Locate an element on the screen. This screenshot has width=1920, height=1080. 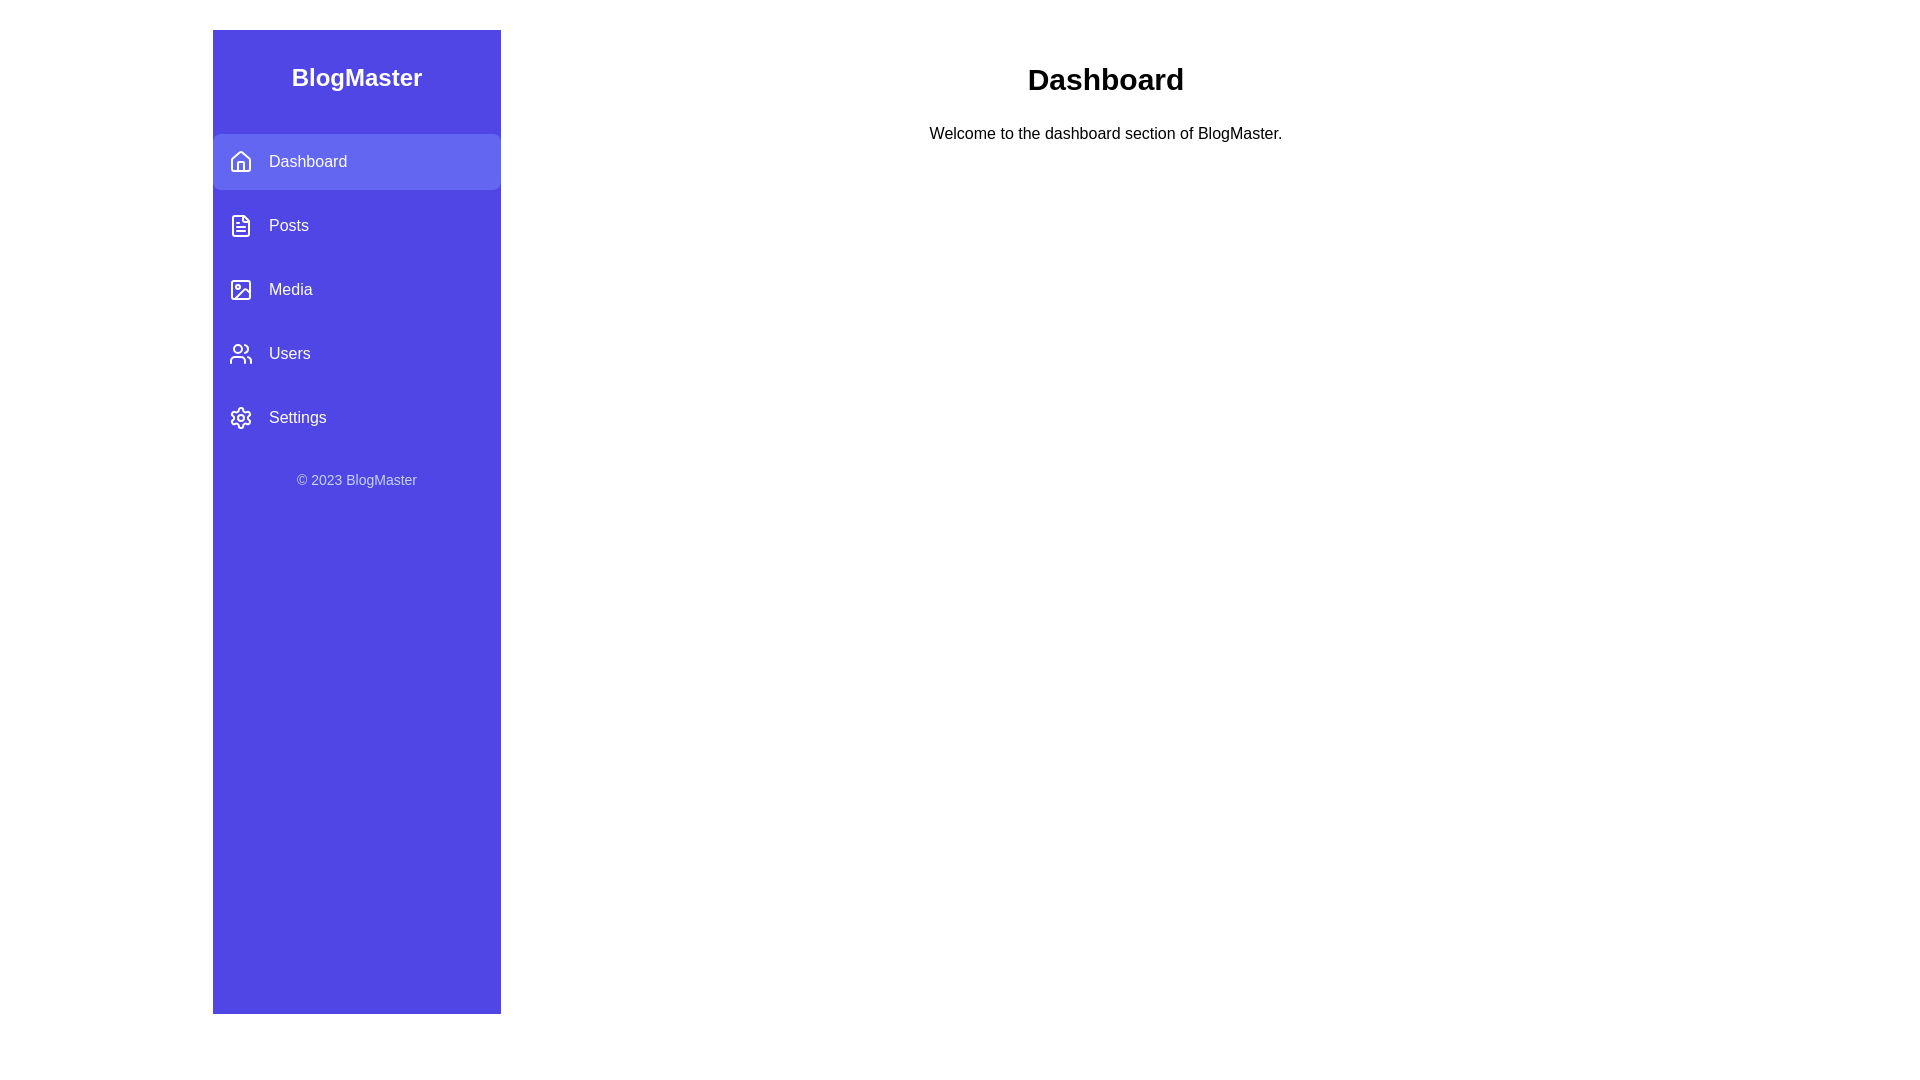
the 'Posts' icon in the vertical menu, which is styled as a document and is positioned beneath the 'Dashboard' icon is located at coordinates (240, 225).